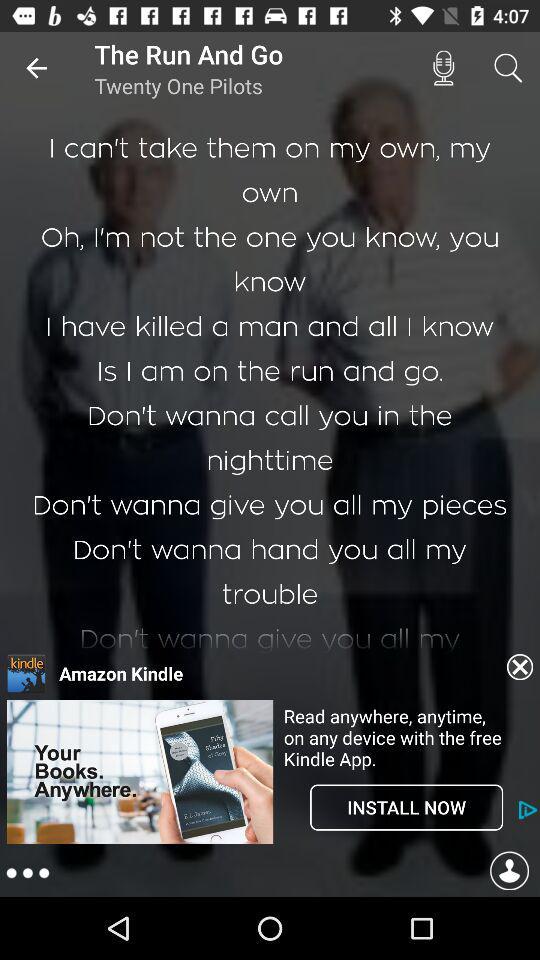 This screenshot has height=960, width=540. What do you see at coordinates (520, 667) in the screenshot?
I see `clear botton` at bounding box center [520, 667].